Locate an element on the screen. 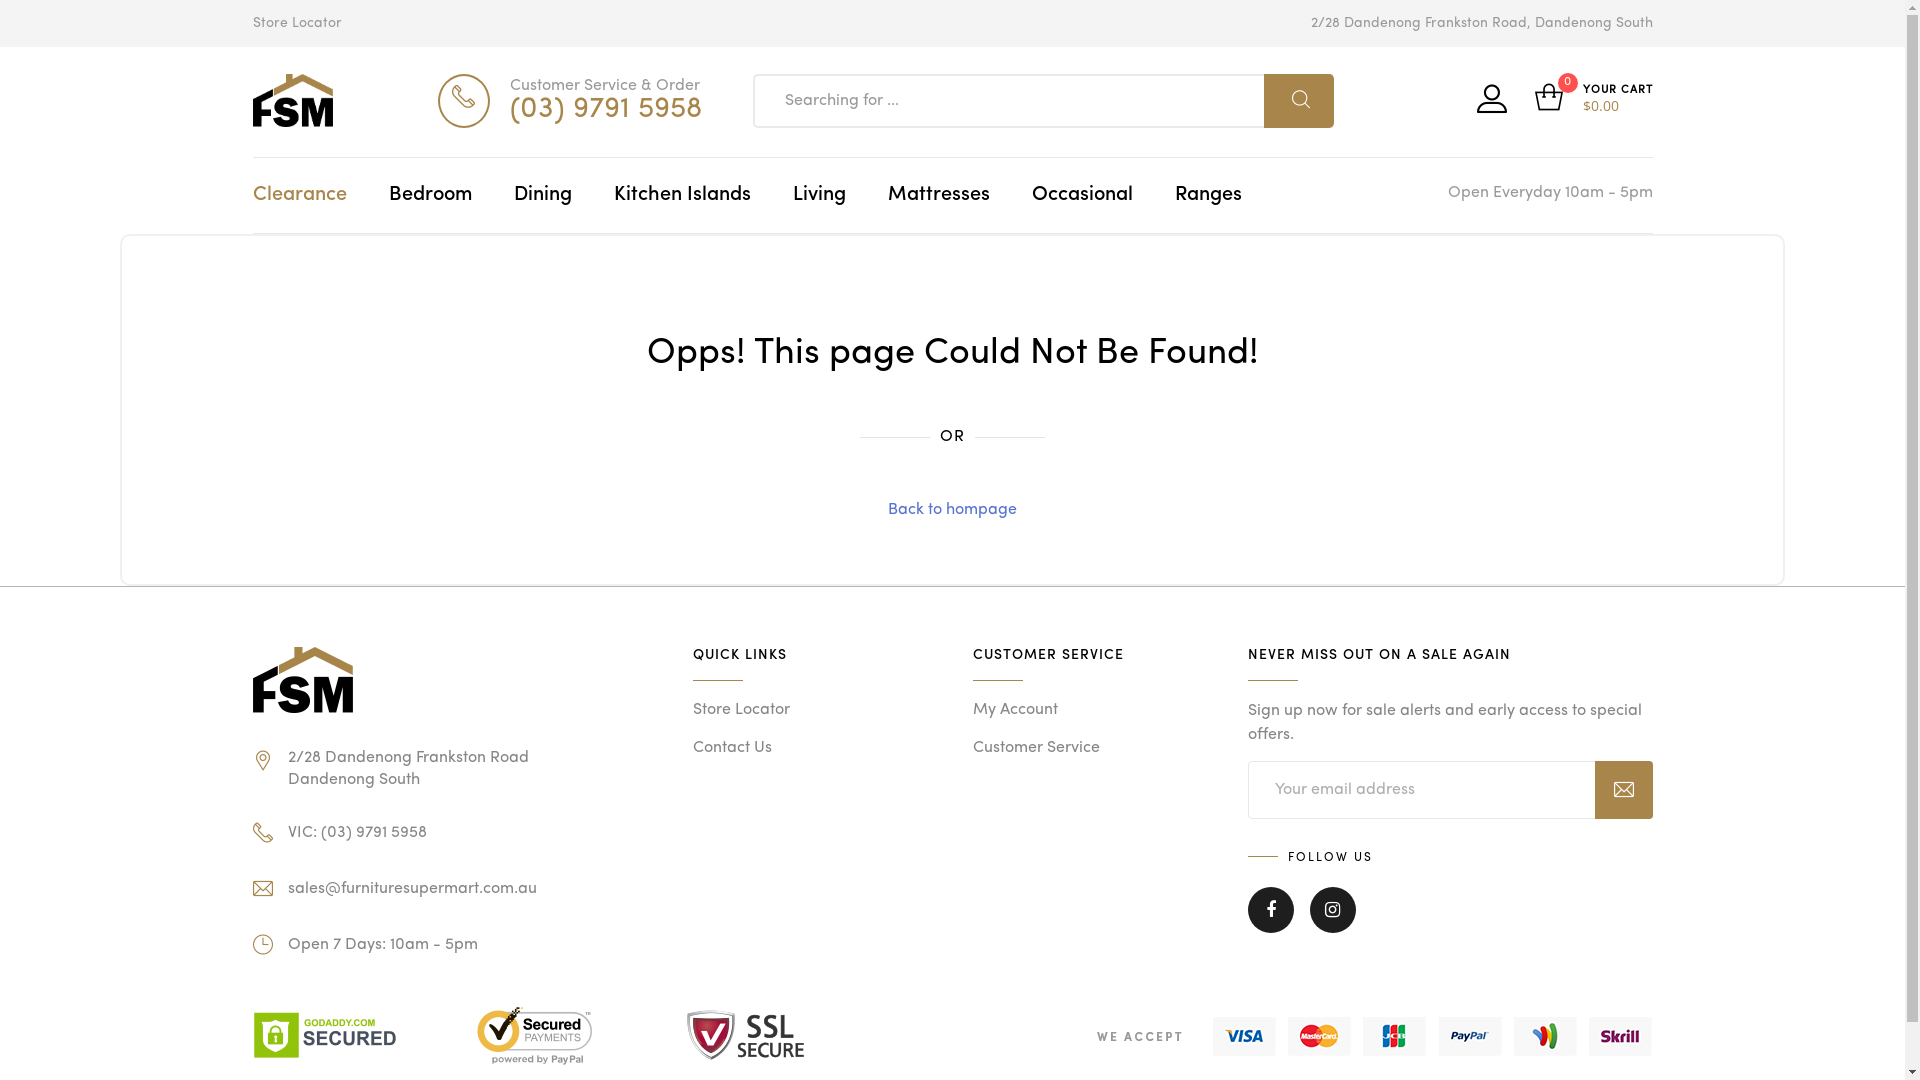 Image resolution: width=1920 pixels, height=1080 pixels. 'Bedroom' is located at coordinates (428, 195).